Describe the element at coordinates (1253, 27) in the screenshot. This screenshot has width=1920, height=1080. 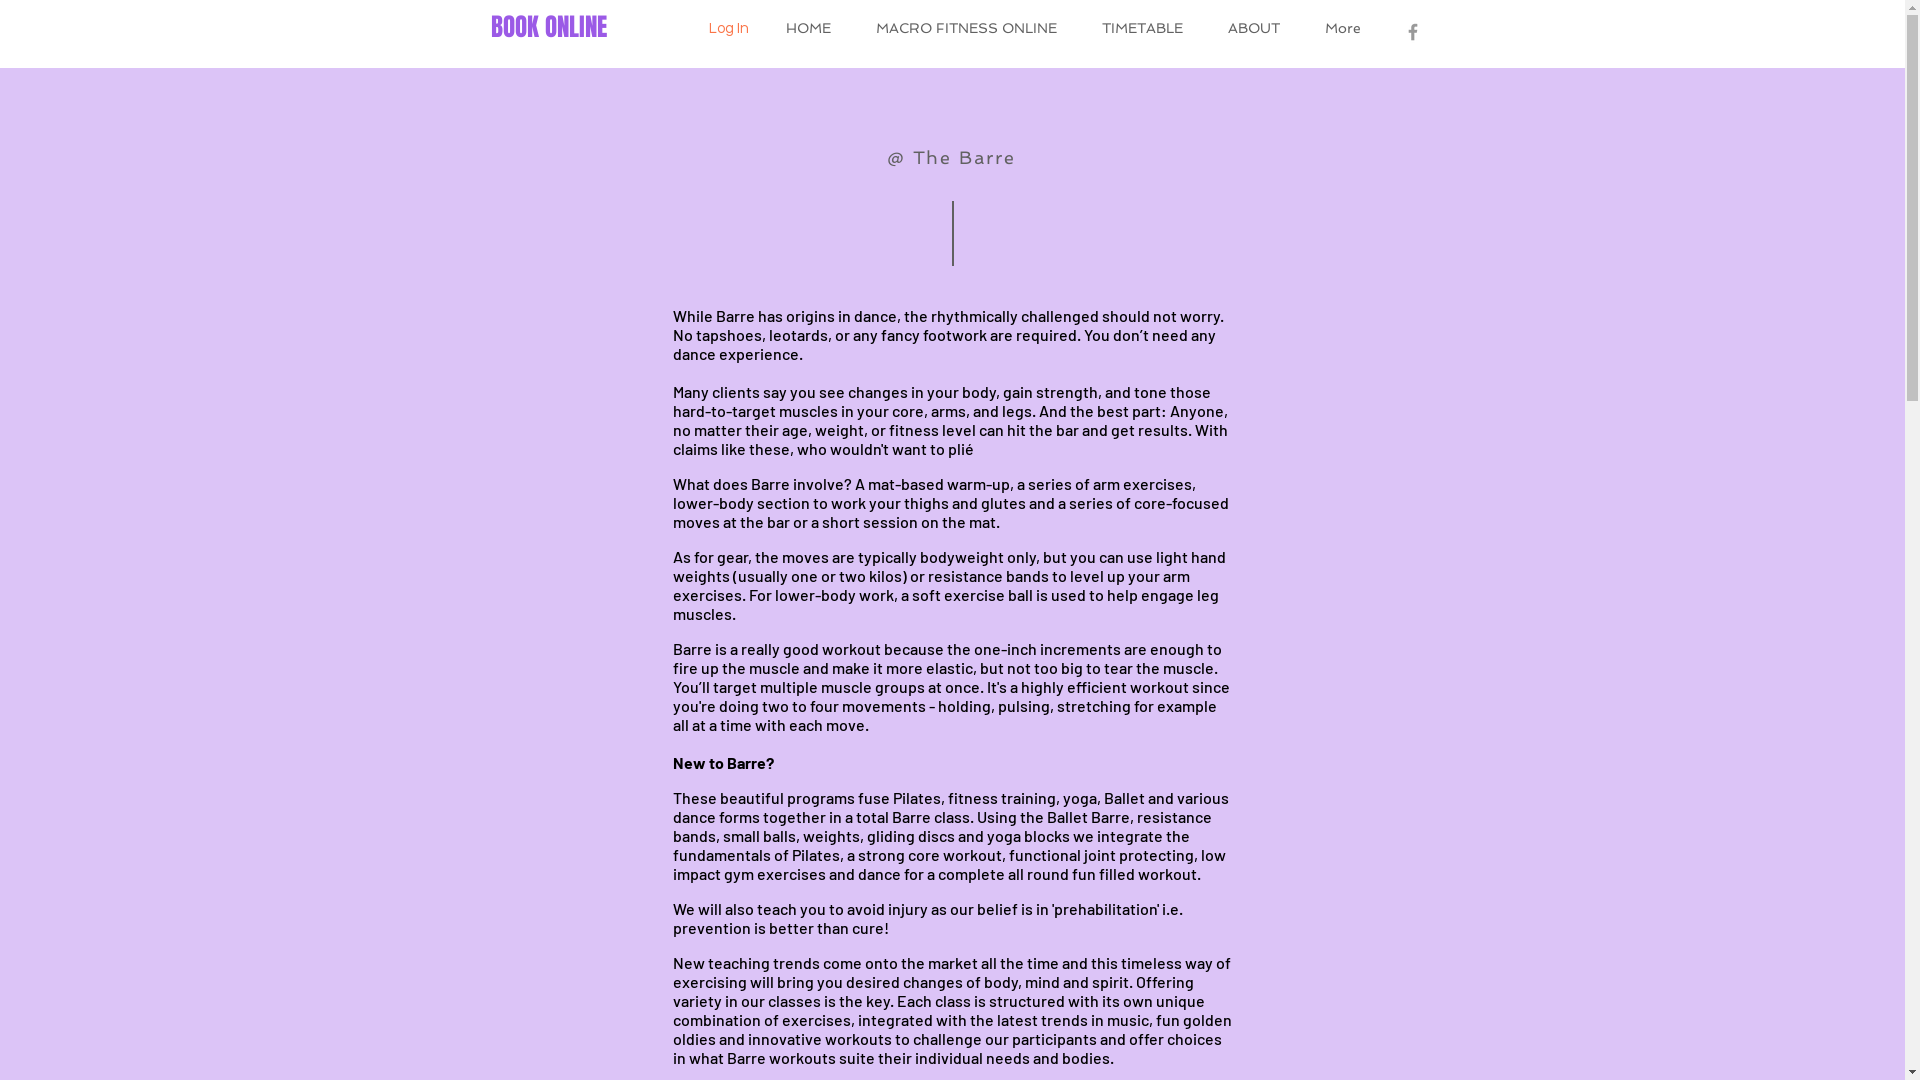
I see `'ABOUT'` at that location.